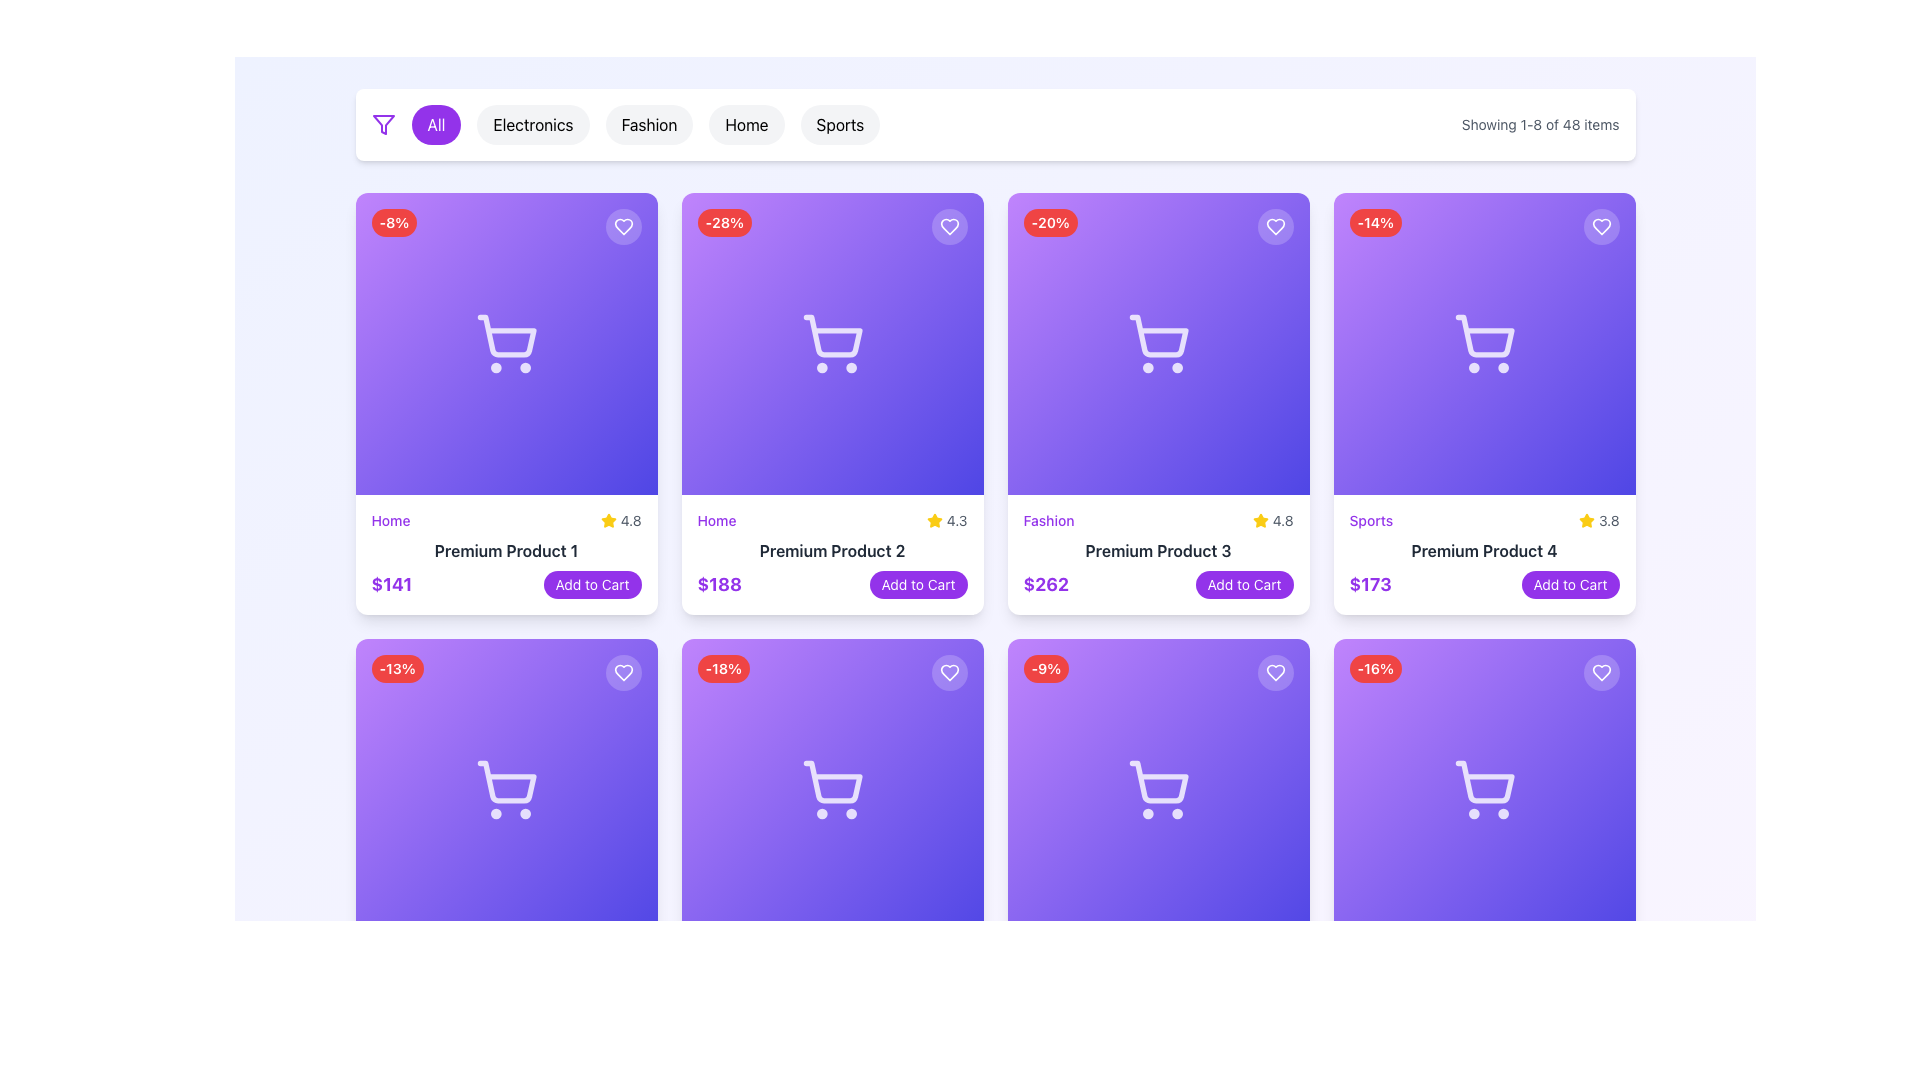 This screenshot has height=1080, width=1920. Describe the element at coordinates (832, 335) in the screenshot. I see `the minimalist line-drawn shopping cart icon located at the top section of the second product card in the grid` at that location.